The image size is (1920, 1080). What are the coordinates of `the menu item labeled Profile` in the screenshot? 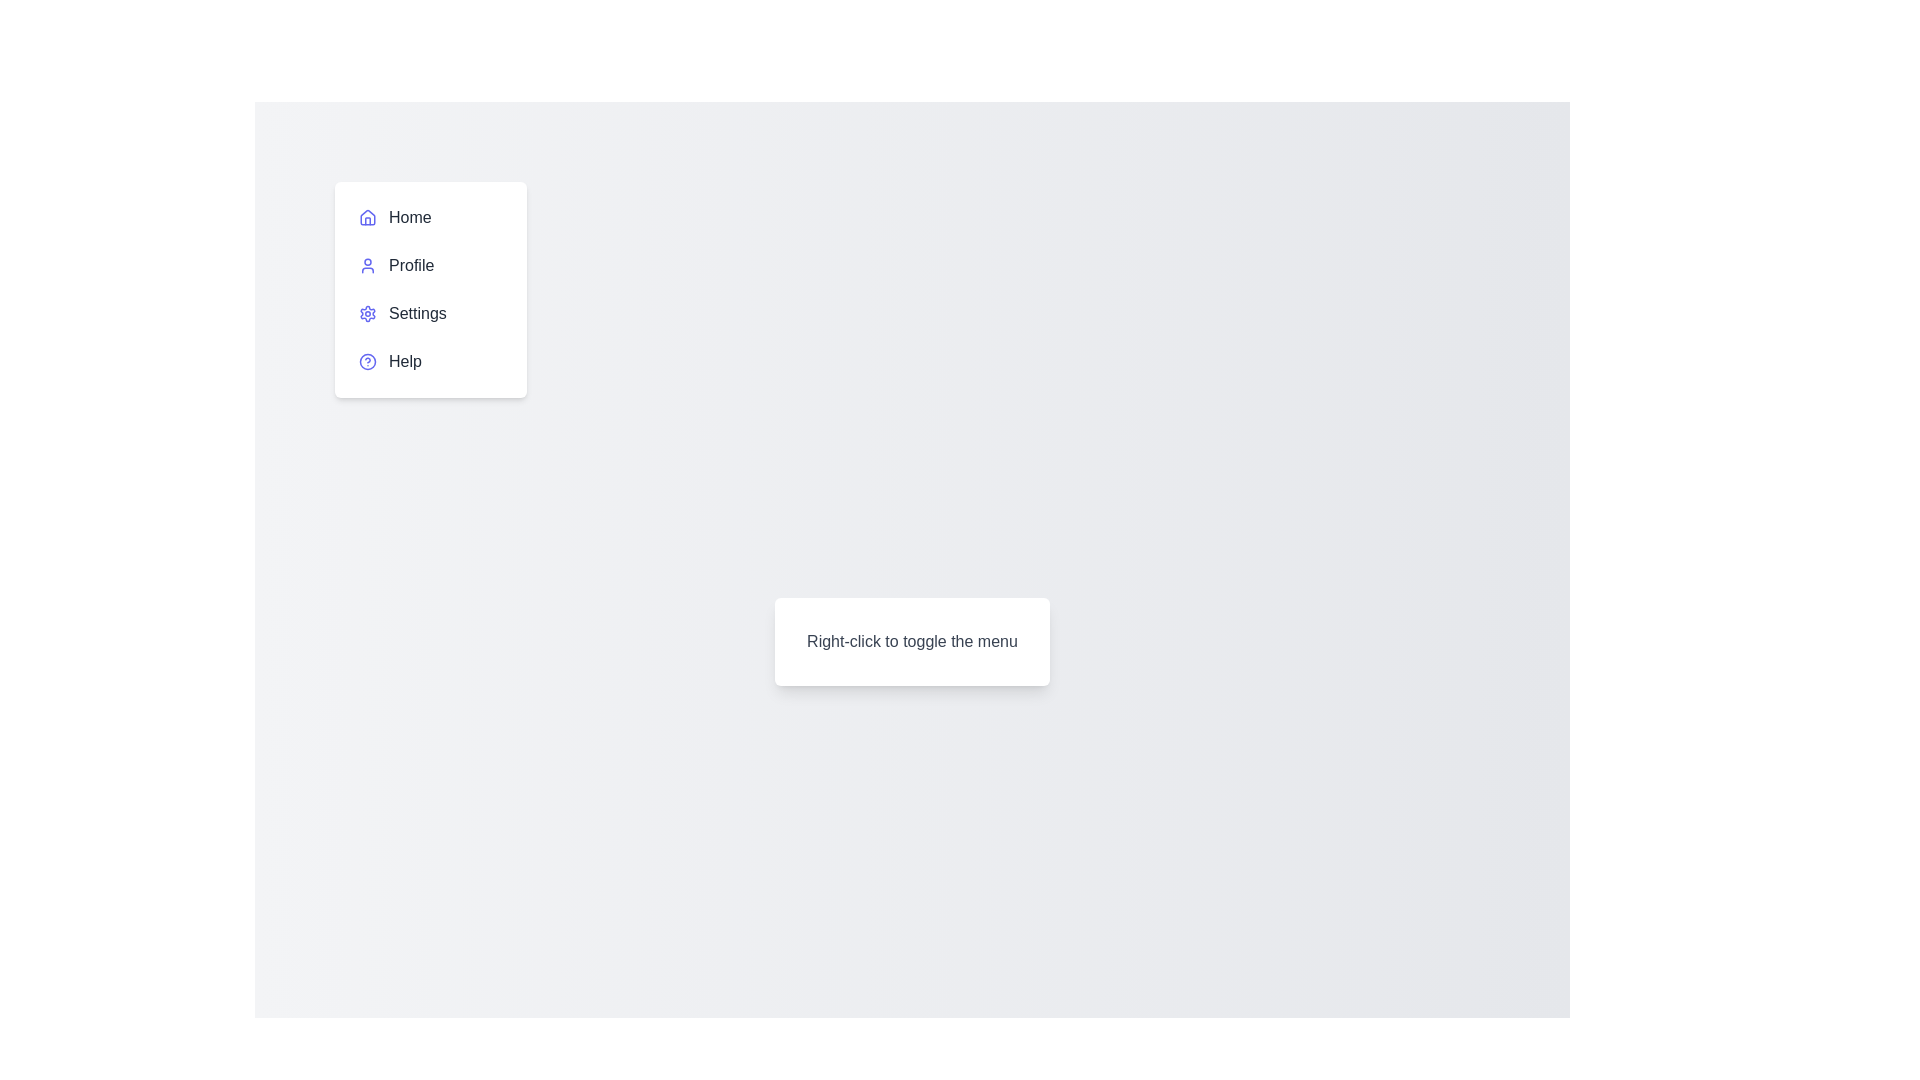 It's located at (430, 265).